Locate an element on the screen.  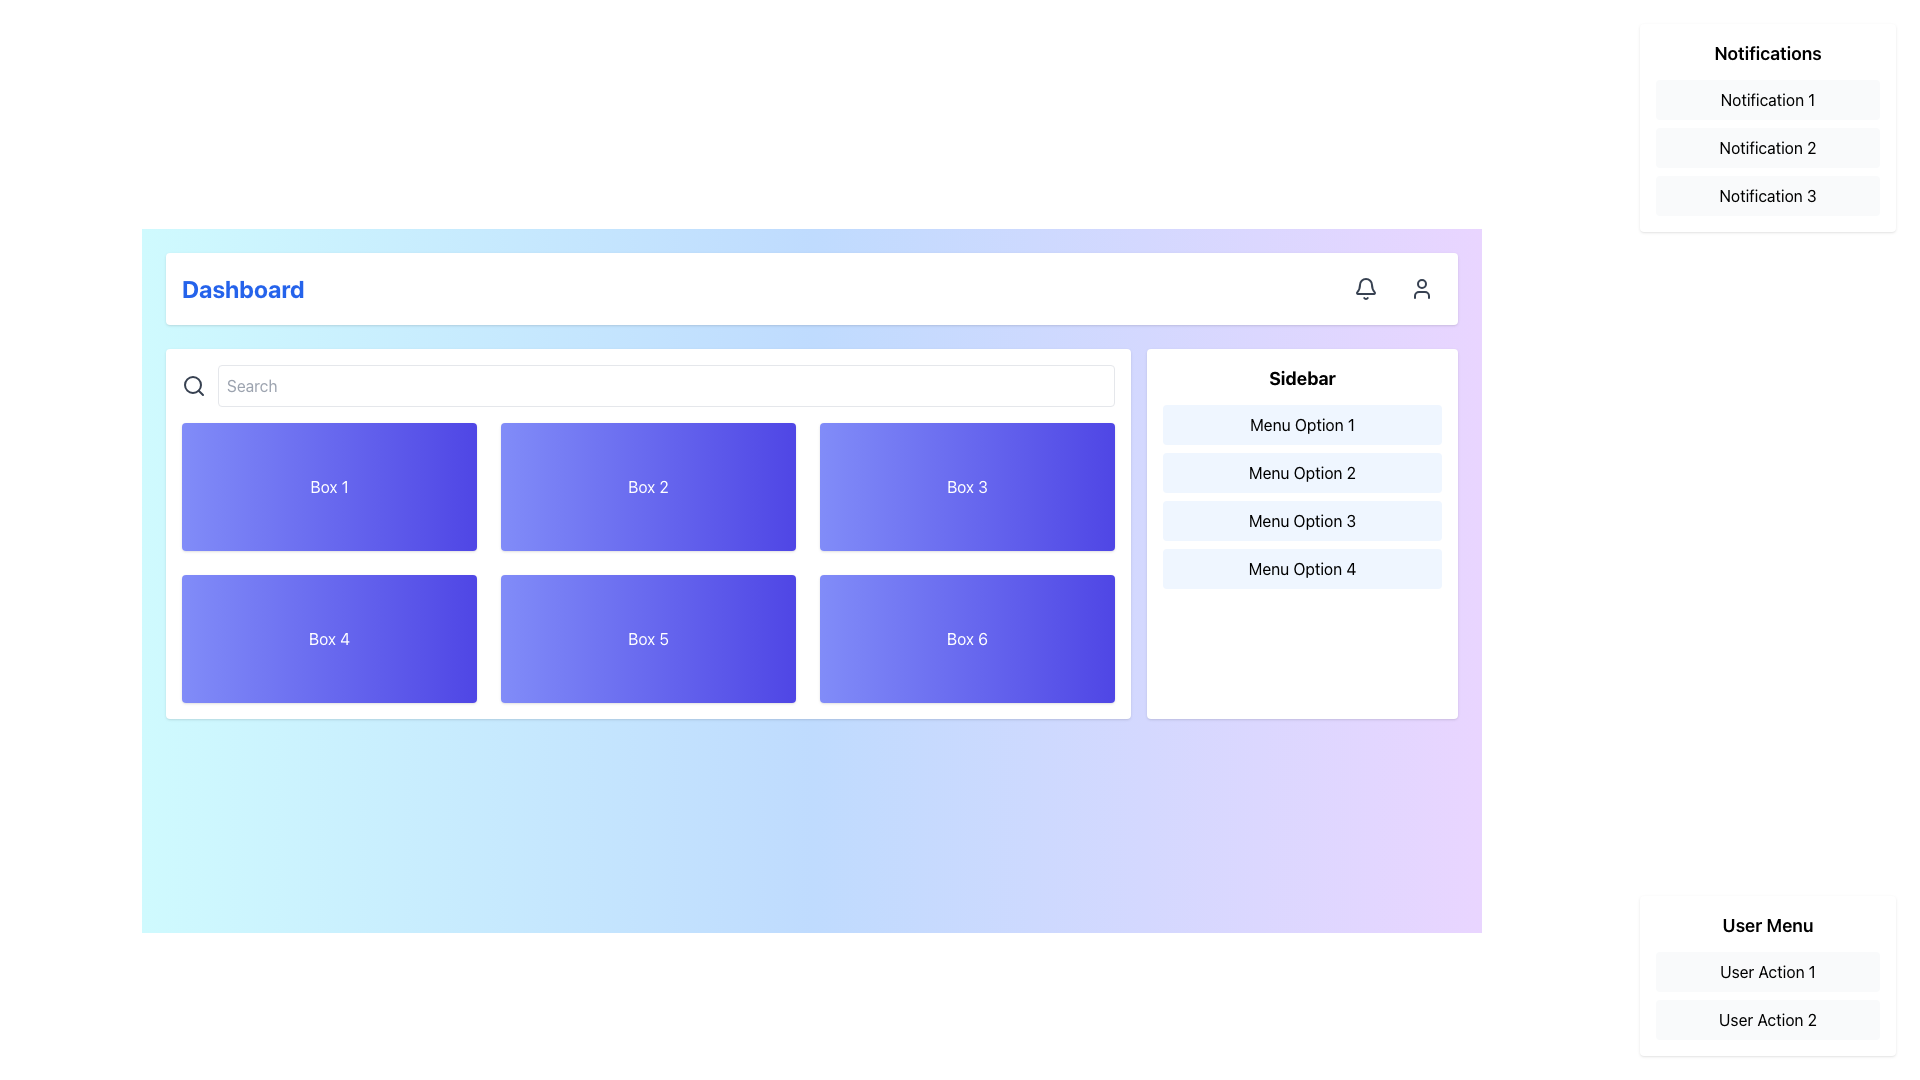
the fifth static display box in a grid layout, located in the second row and second column, which is non-interactive and serves for visual organization is located at coordinates (648, 639).